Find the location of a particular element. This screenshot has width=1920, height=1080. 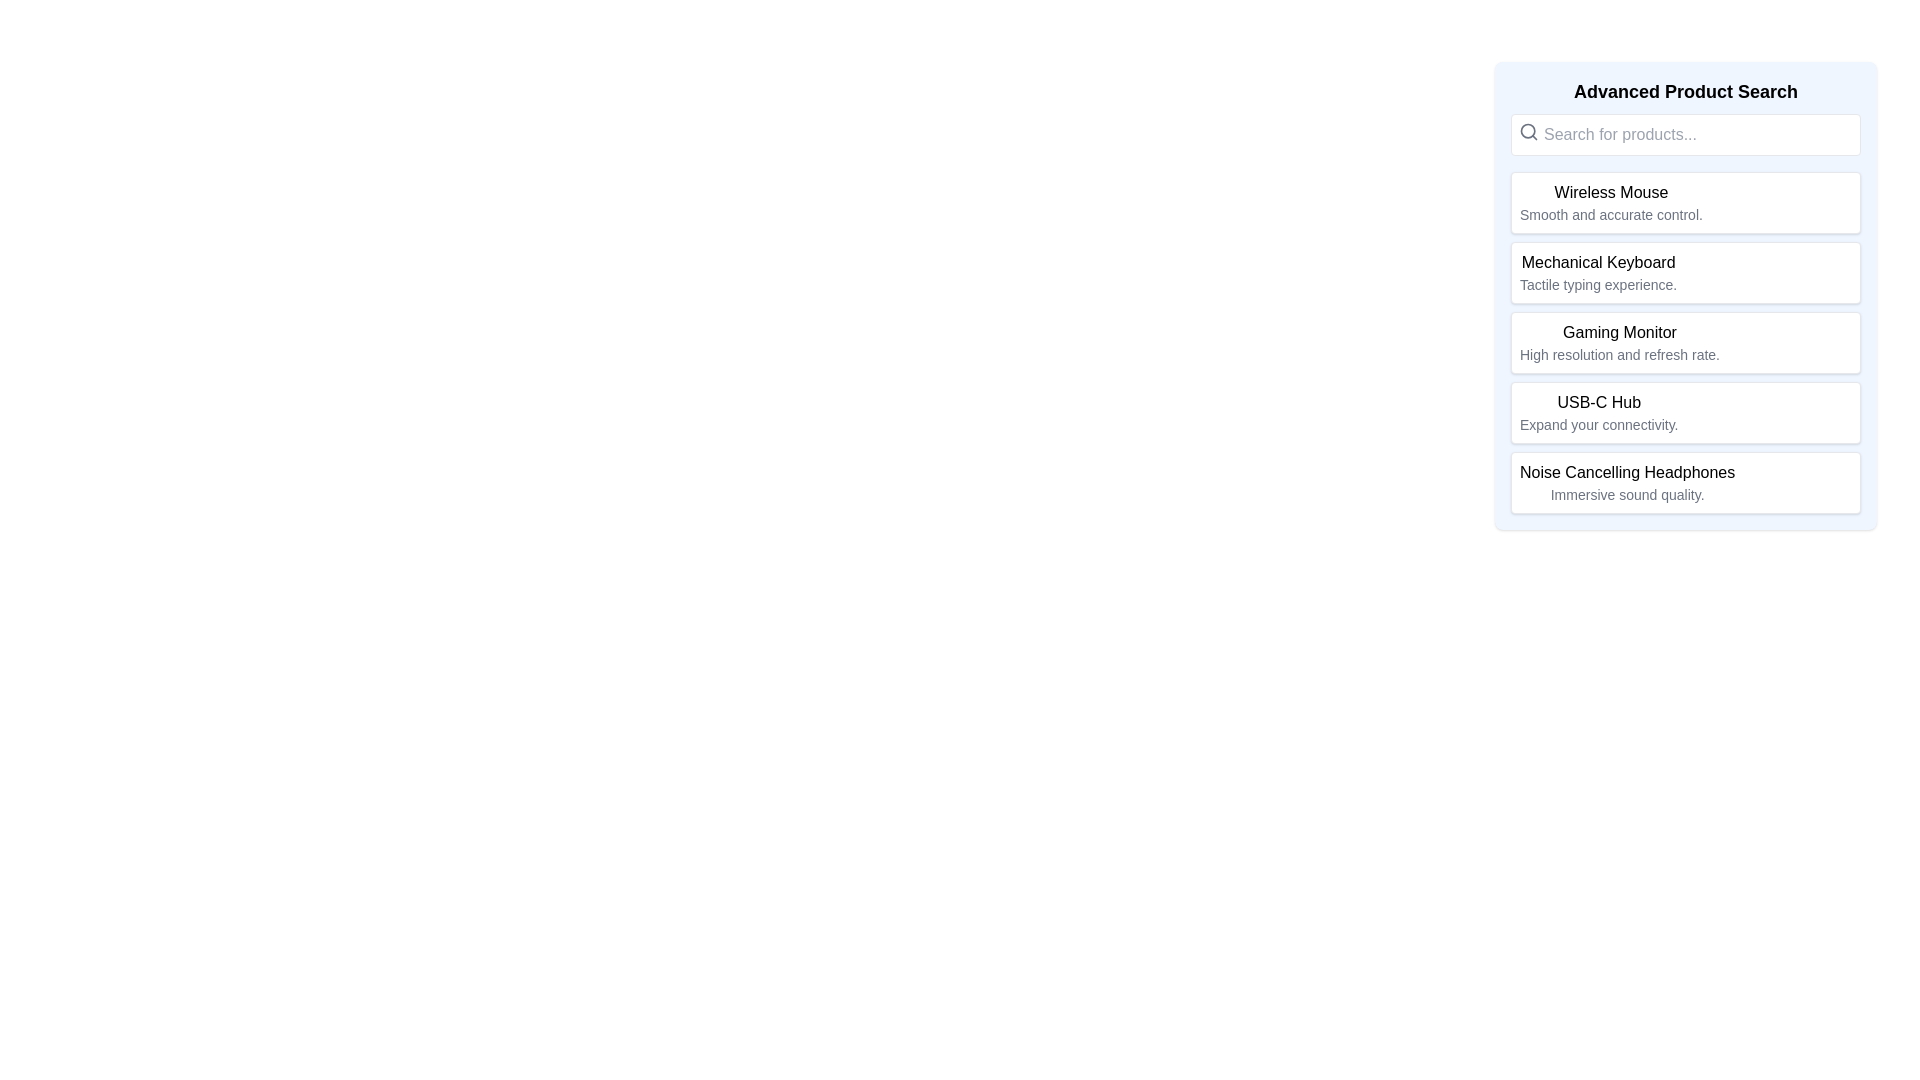

the text block labeled 'USB-C Hub' which contains two lines of text: the first line is bold and larger, and the second line is smaller and in grey is located at coordinates (1598, 411).